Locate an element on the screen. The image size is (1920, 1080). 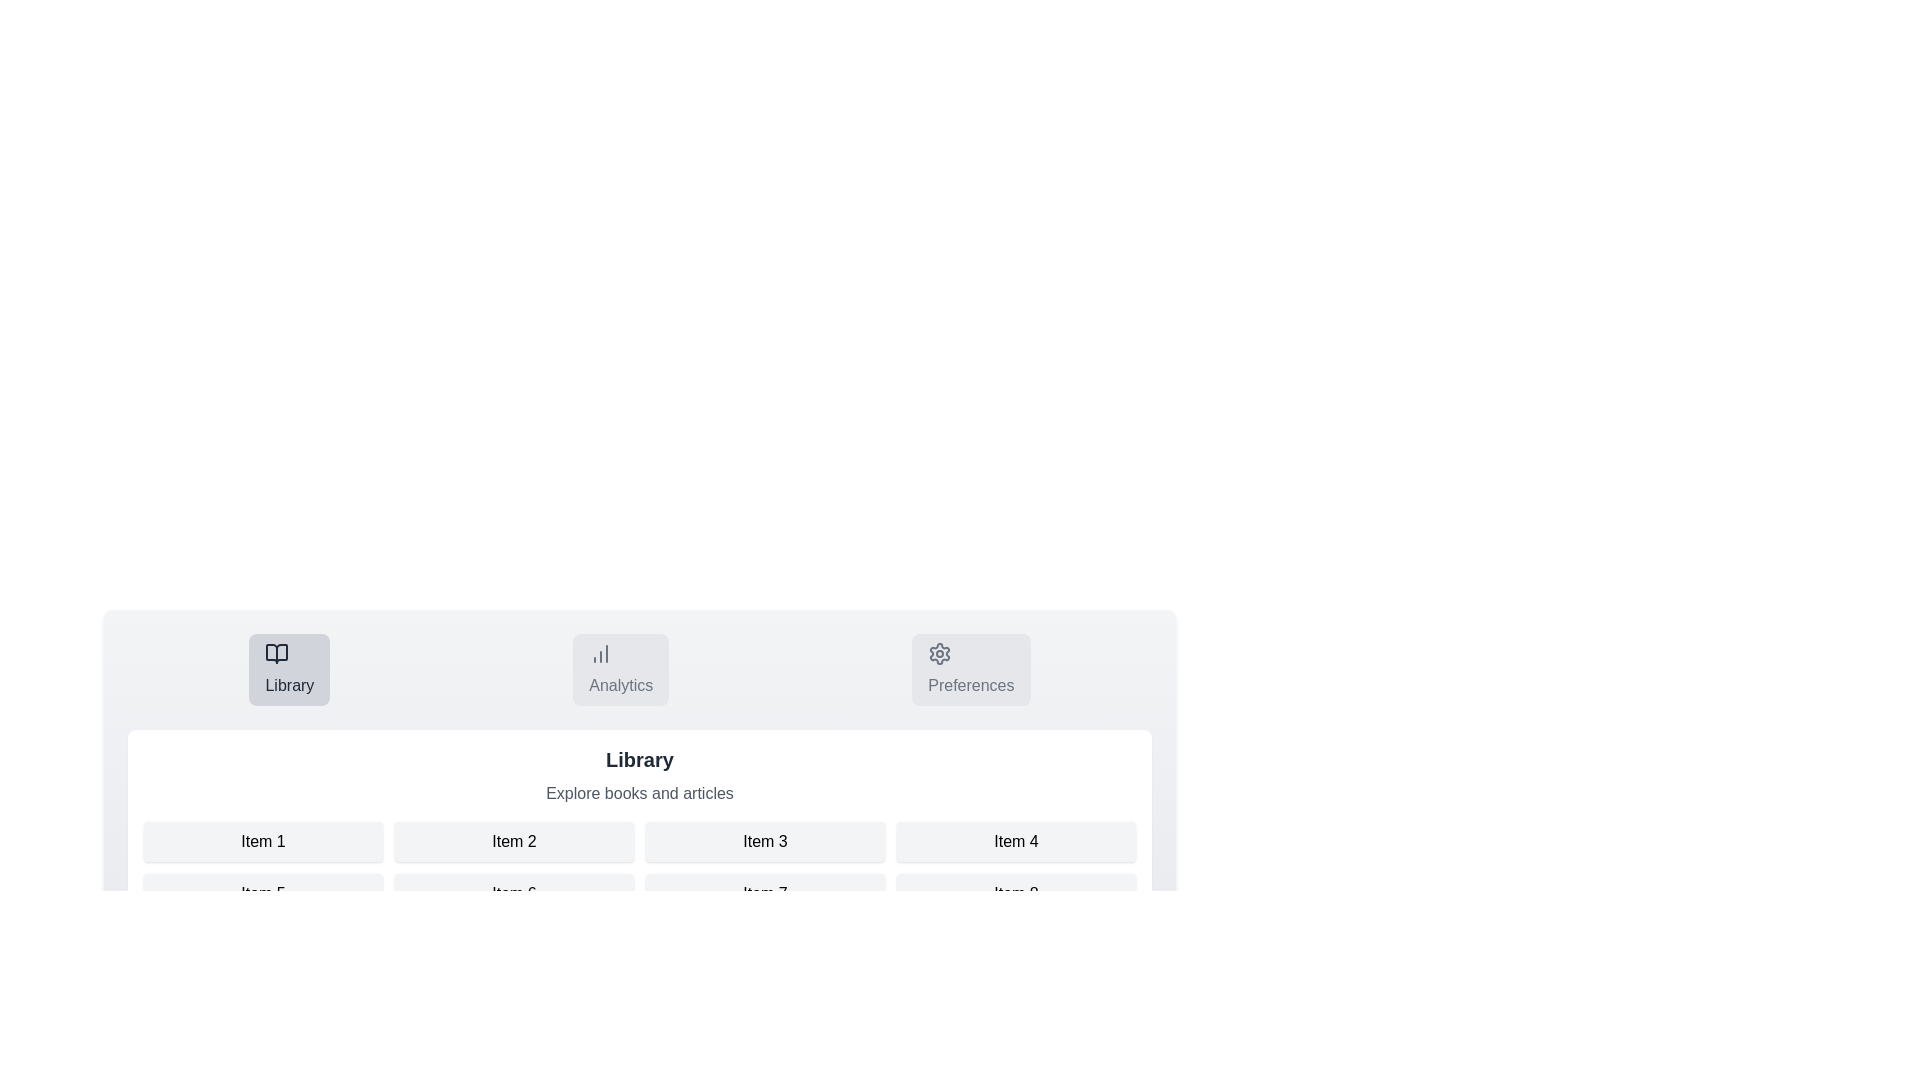
the icon of the Analytics tab to switch to it is located at coordinates (600, 654).